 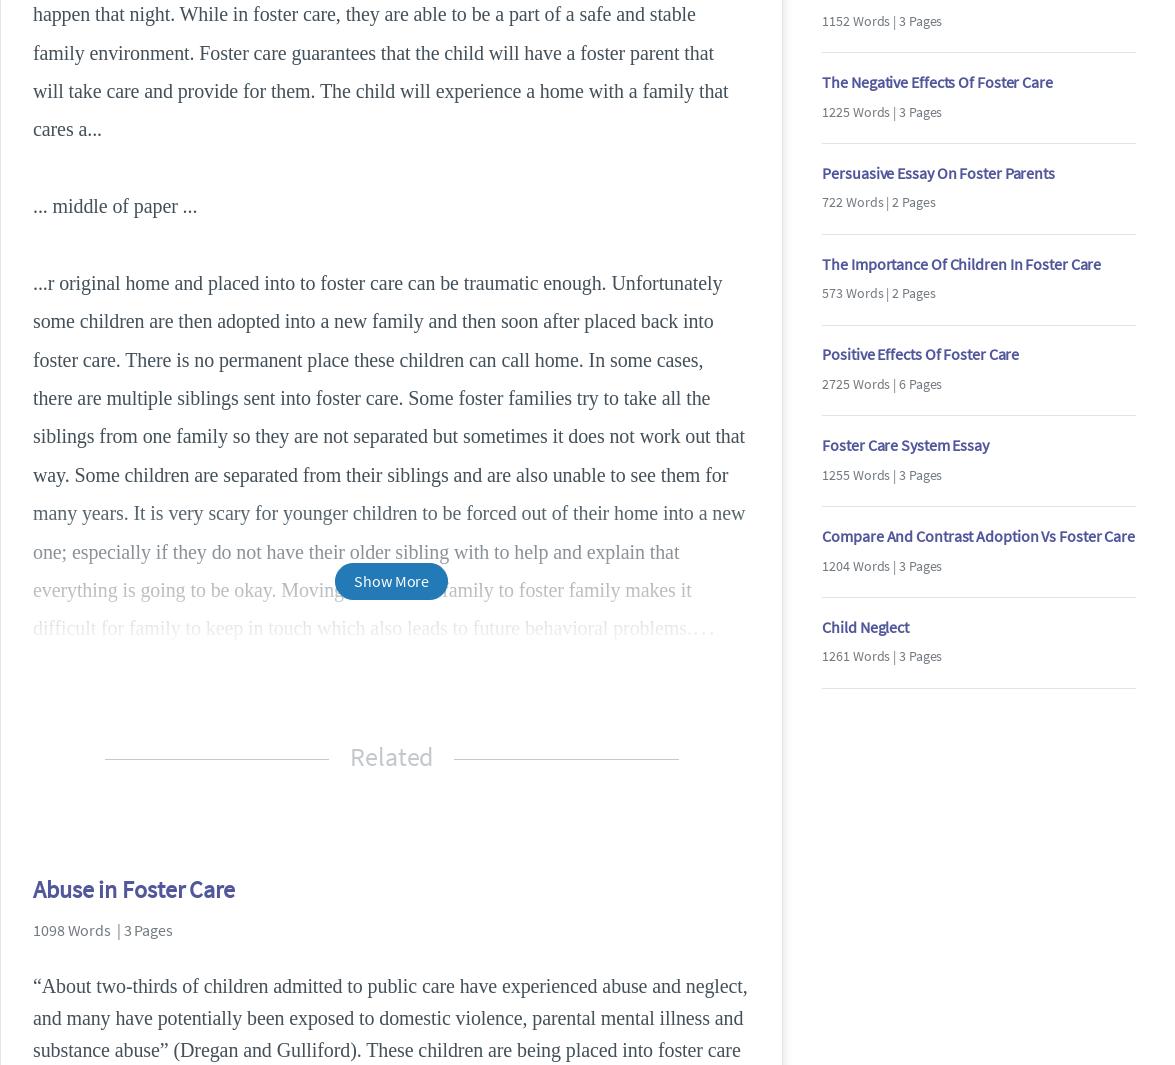 What do you see at coordinates (903, 443) in the screenshot?
I see `'Foster Care System Essay'` at bounding box center [903, 443].